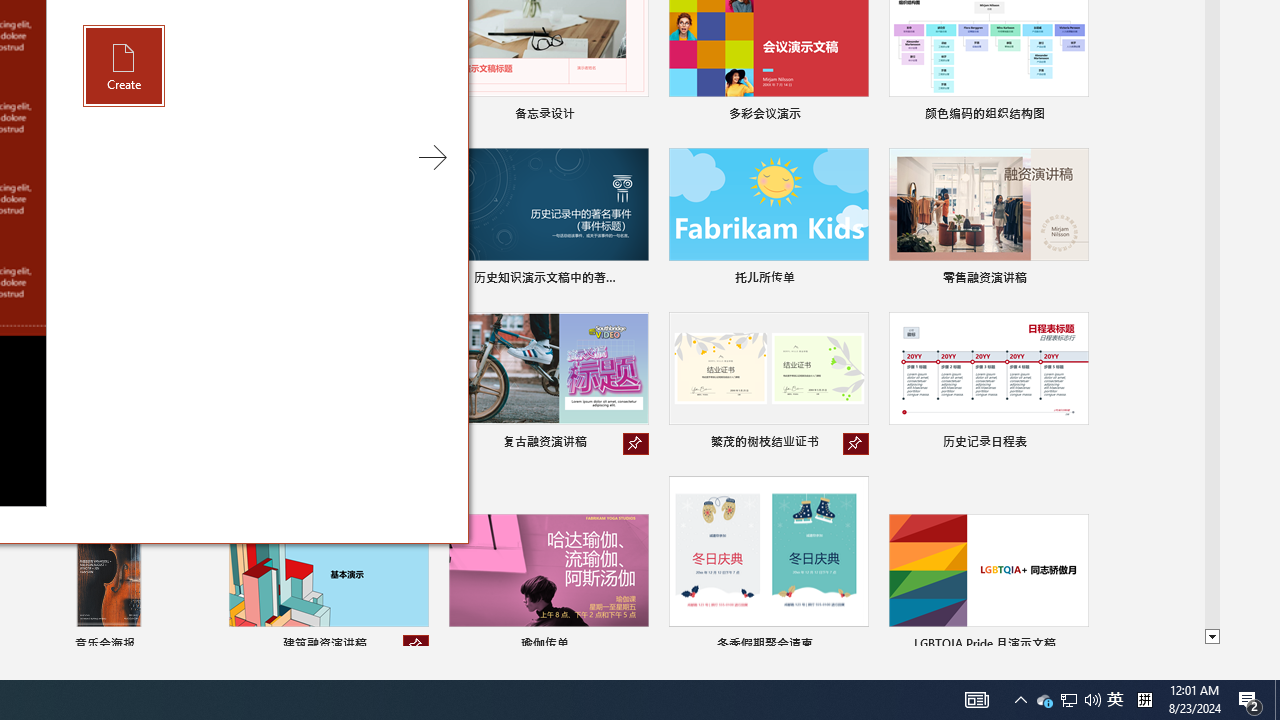 The image size is (1280, 720). I want to click on 'Create', so click(123, 65).